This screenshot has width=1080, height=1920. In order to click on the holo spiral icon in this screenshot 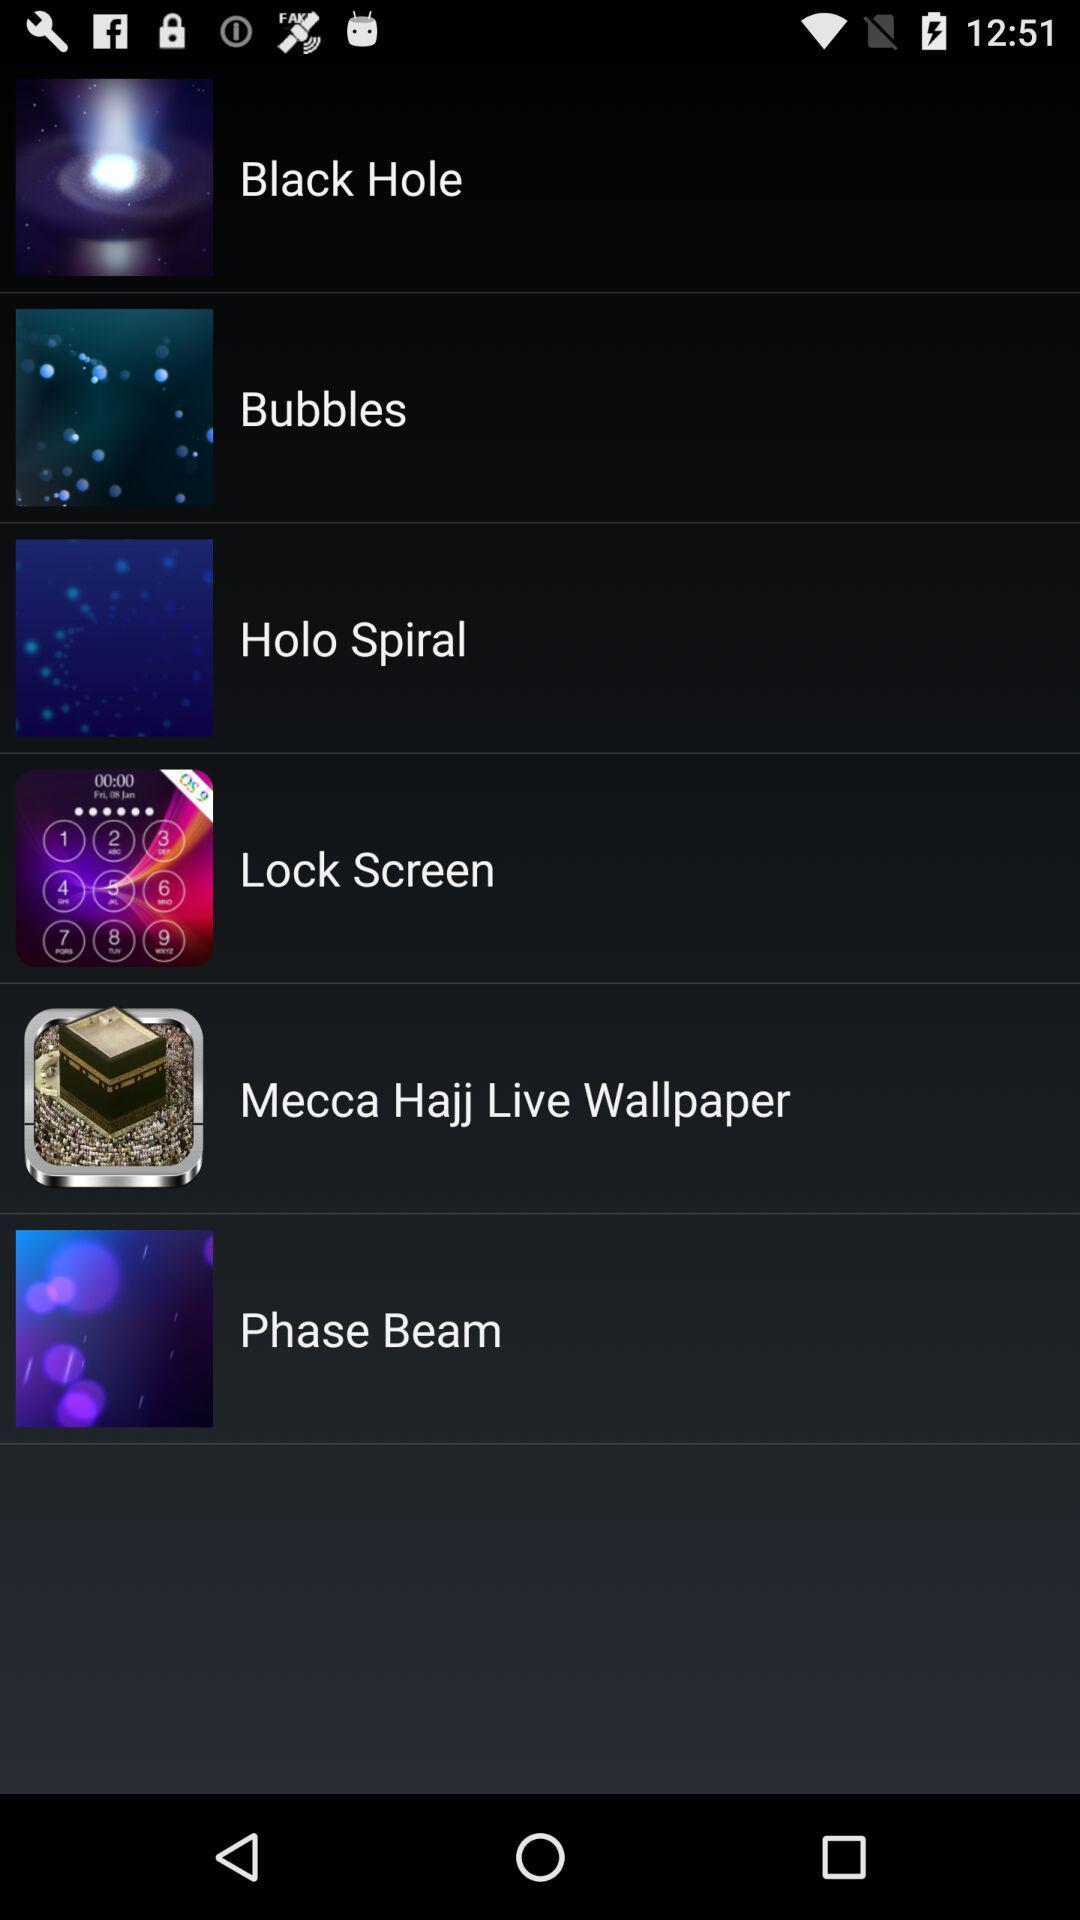, I will do `click(352, 636)`.